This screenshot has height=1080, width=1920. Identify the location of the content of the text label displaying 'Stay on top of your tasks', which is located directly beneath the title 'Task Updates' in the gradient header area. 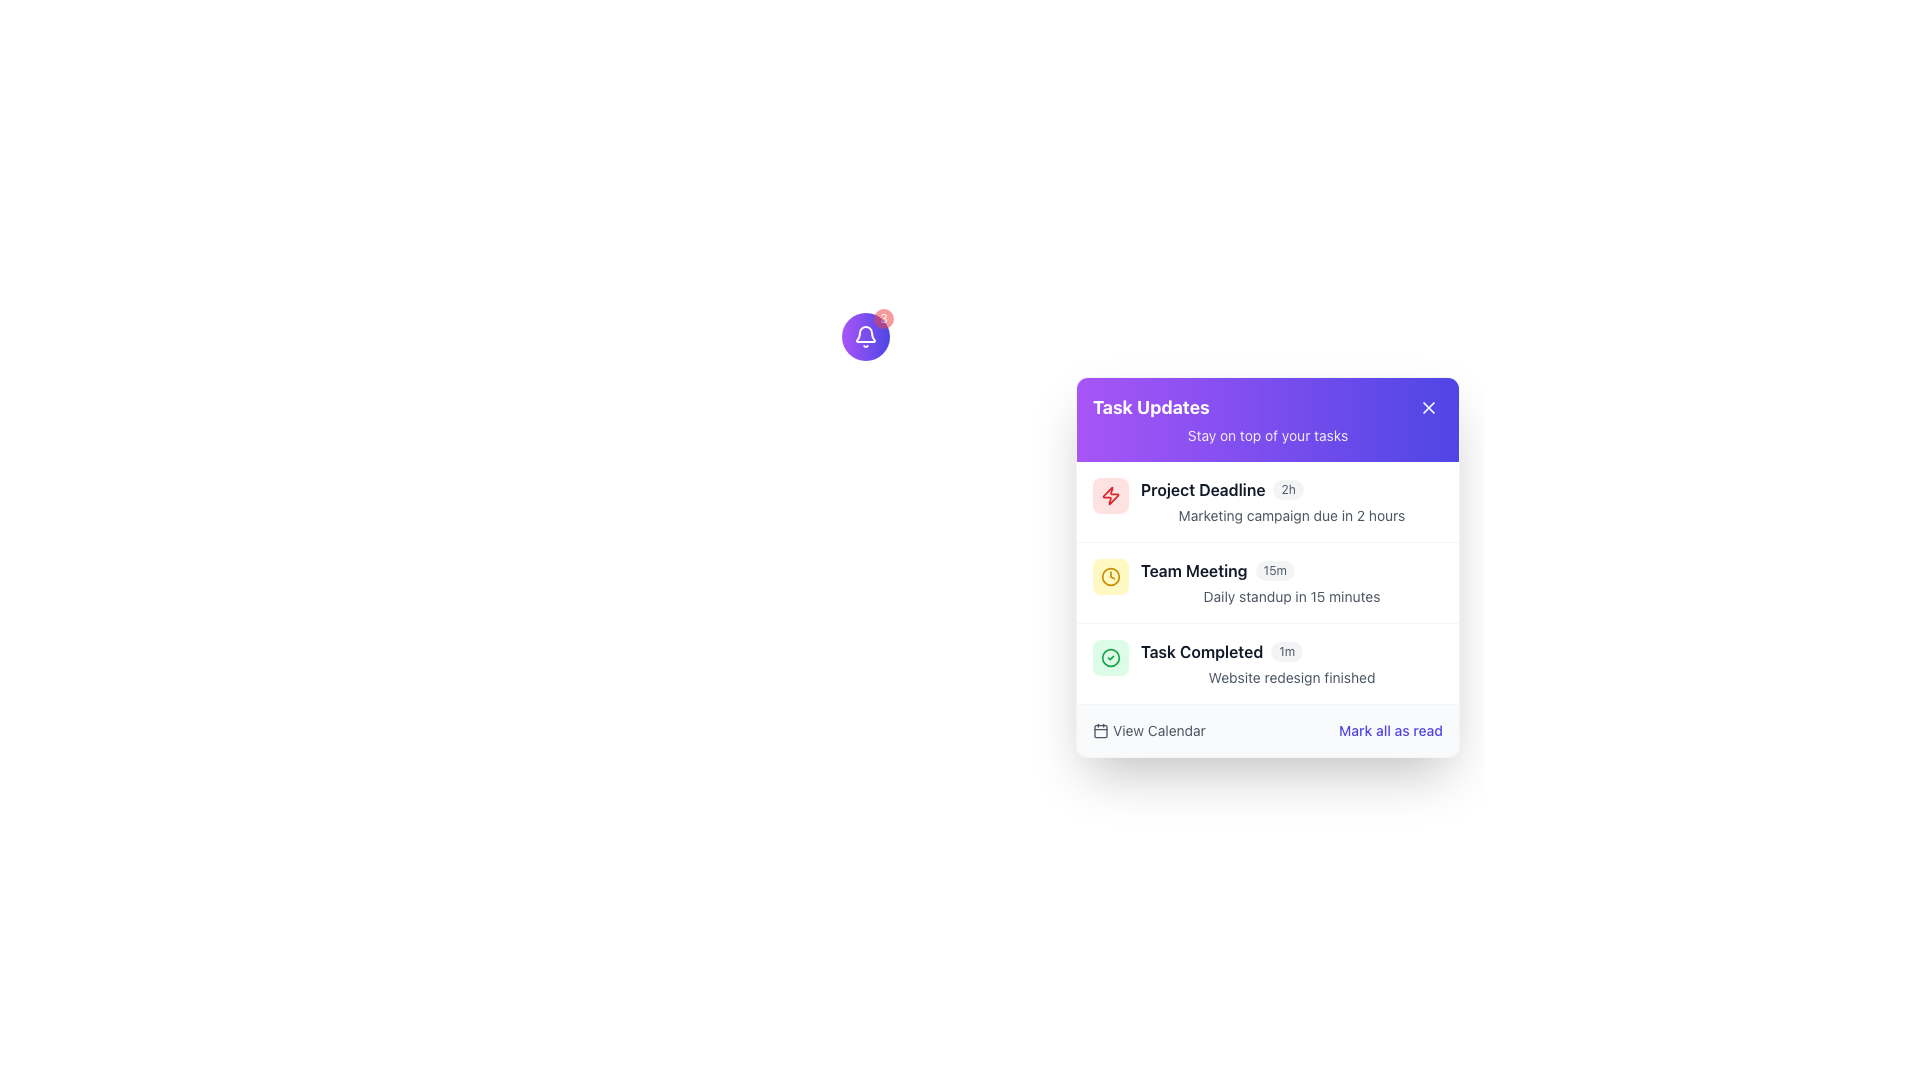
(1266, 434).